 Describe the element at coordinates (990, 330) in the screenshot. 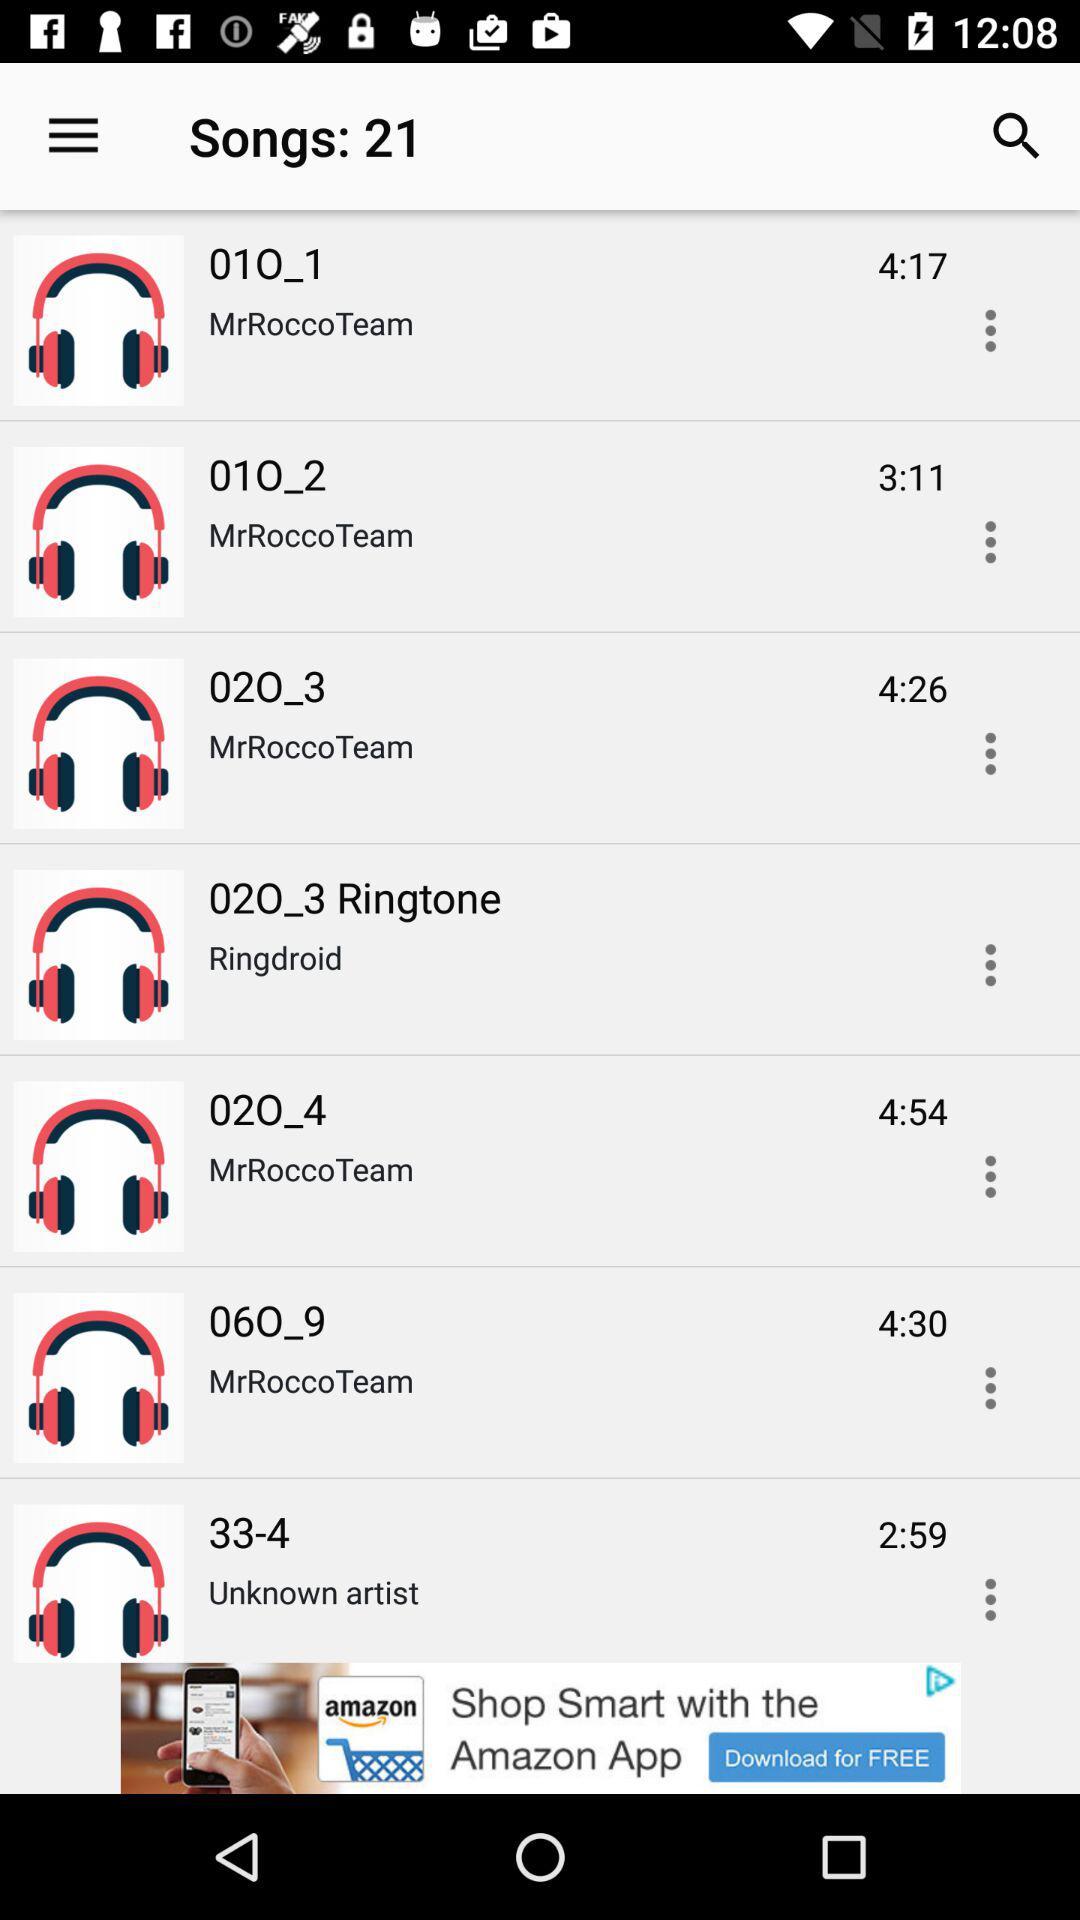

I see `open the side menu` at that location.